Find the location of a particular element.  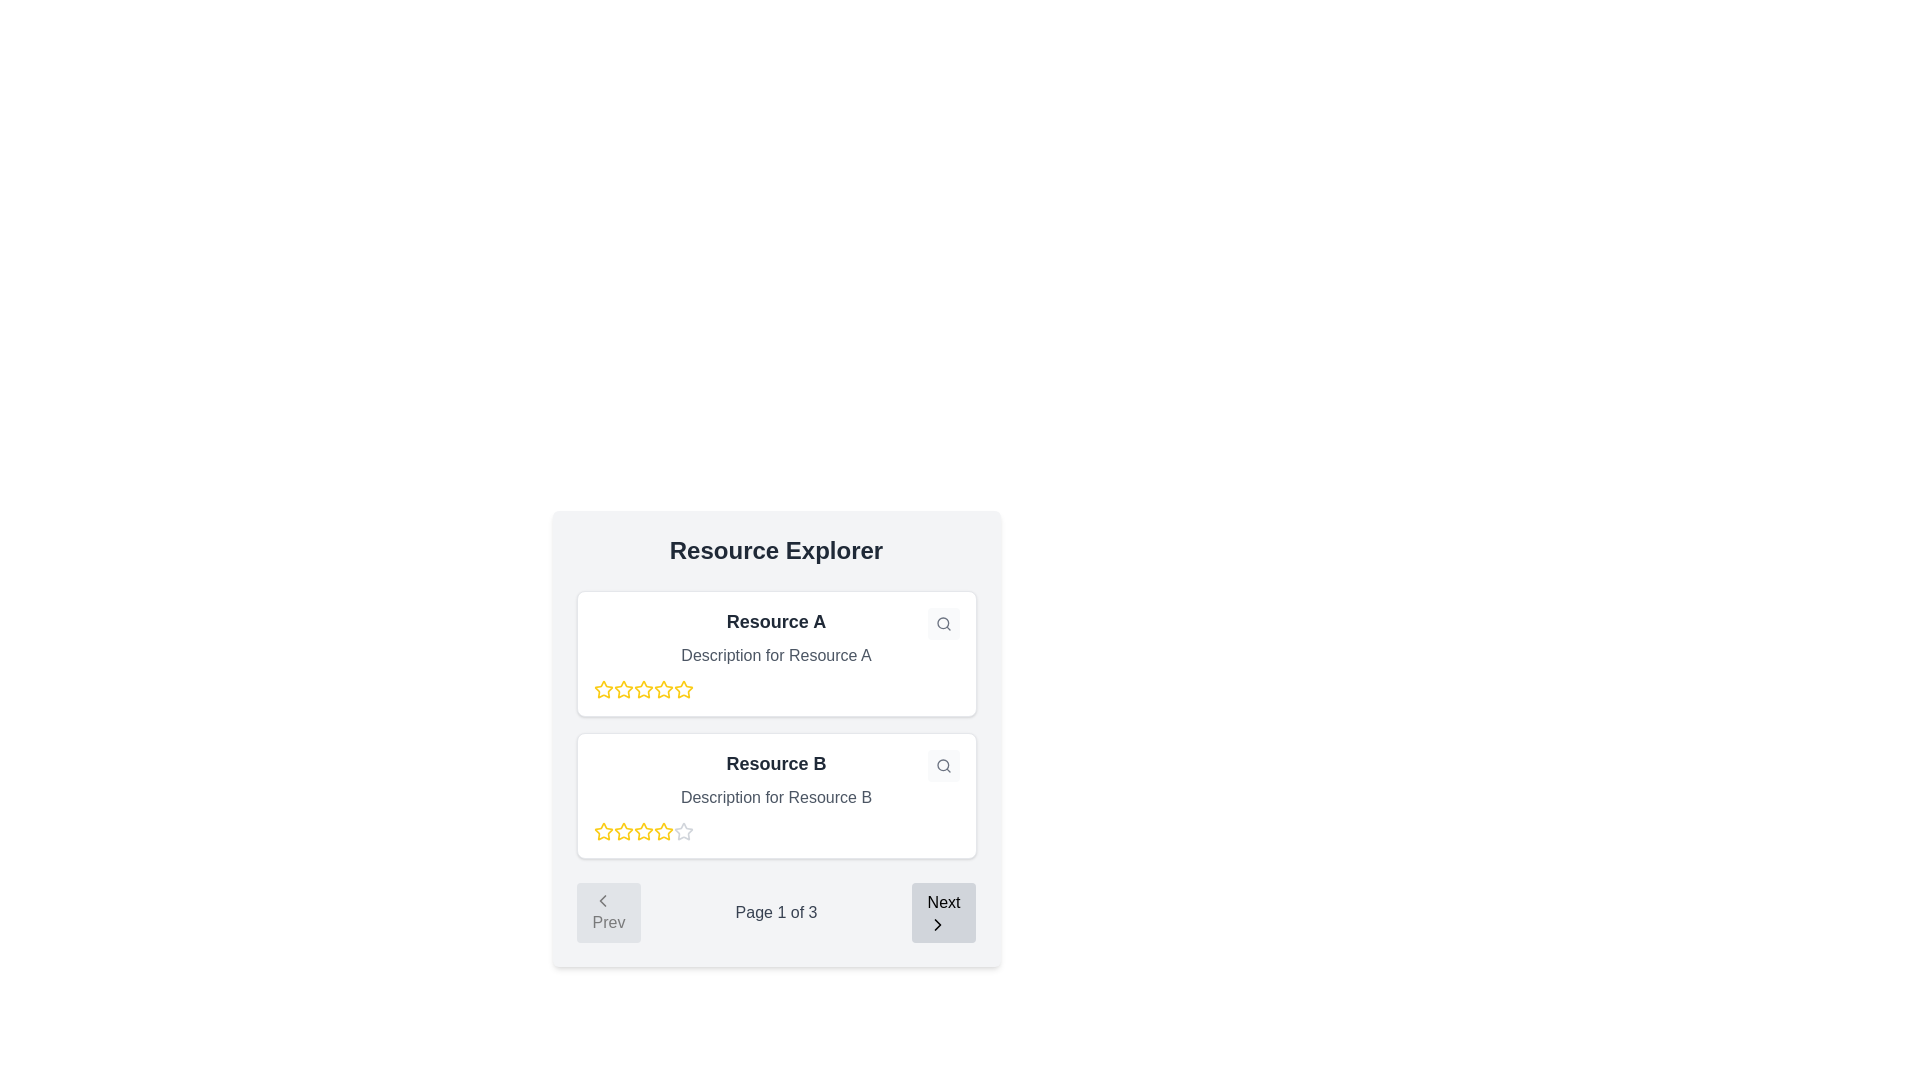

the chevron icon located at the far right side of the 'Next' button in the bottom-right corner of the resource panel is located at coordinates (936, 925).